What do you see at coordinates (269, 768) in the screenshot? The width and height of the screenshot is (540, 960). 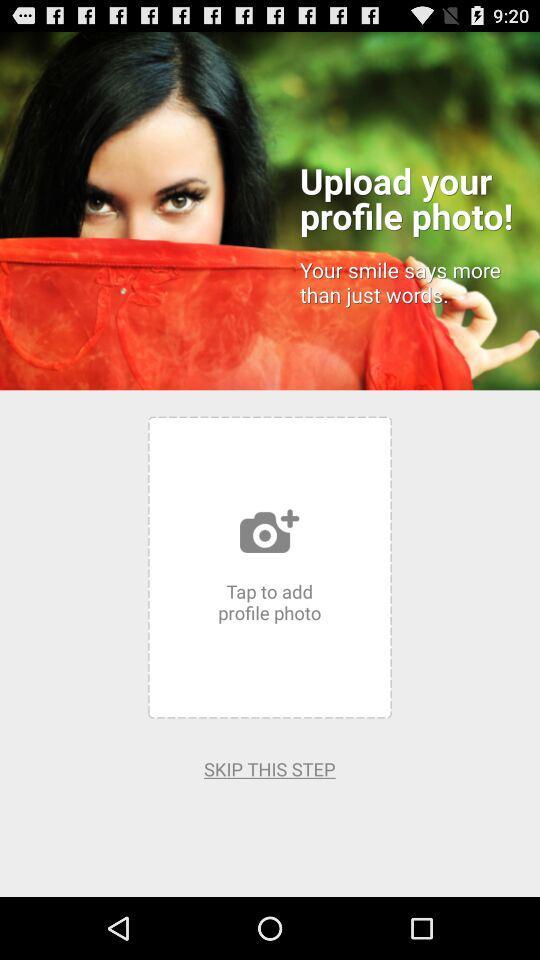 I see `the skip this step app` at bounding box center [269, 768].